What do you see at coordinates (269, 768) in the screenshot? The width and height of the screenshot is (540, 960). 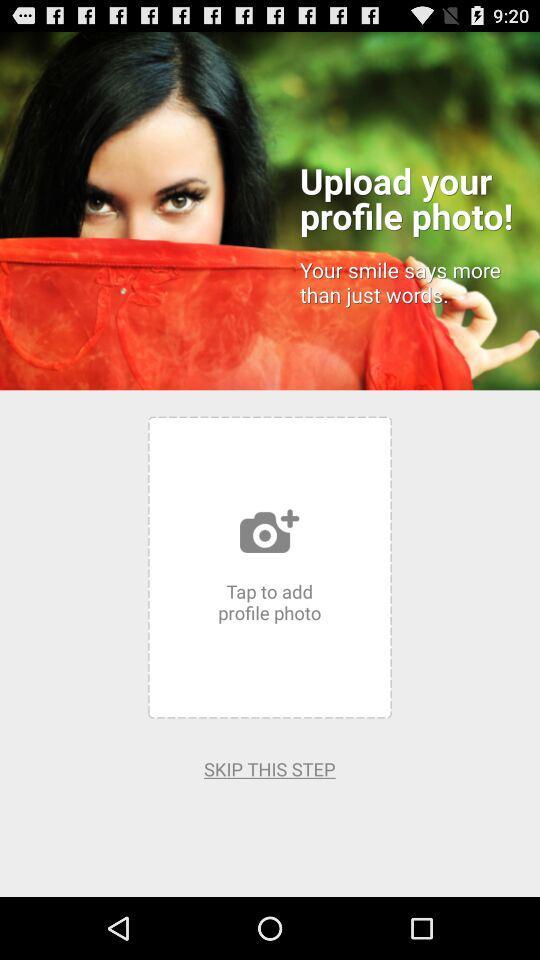 I see `the skip this step app` at bounding box center [269, 768].